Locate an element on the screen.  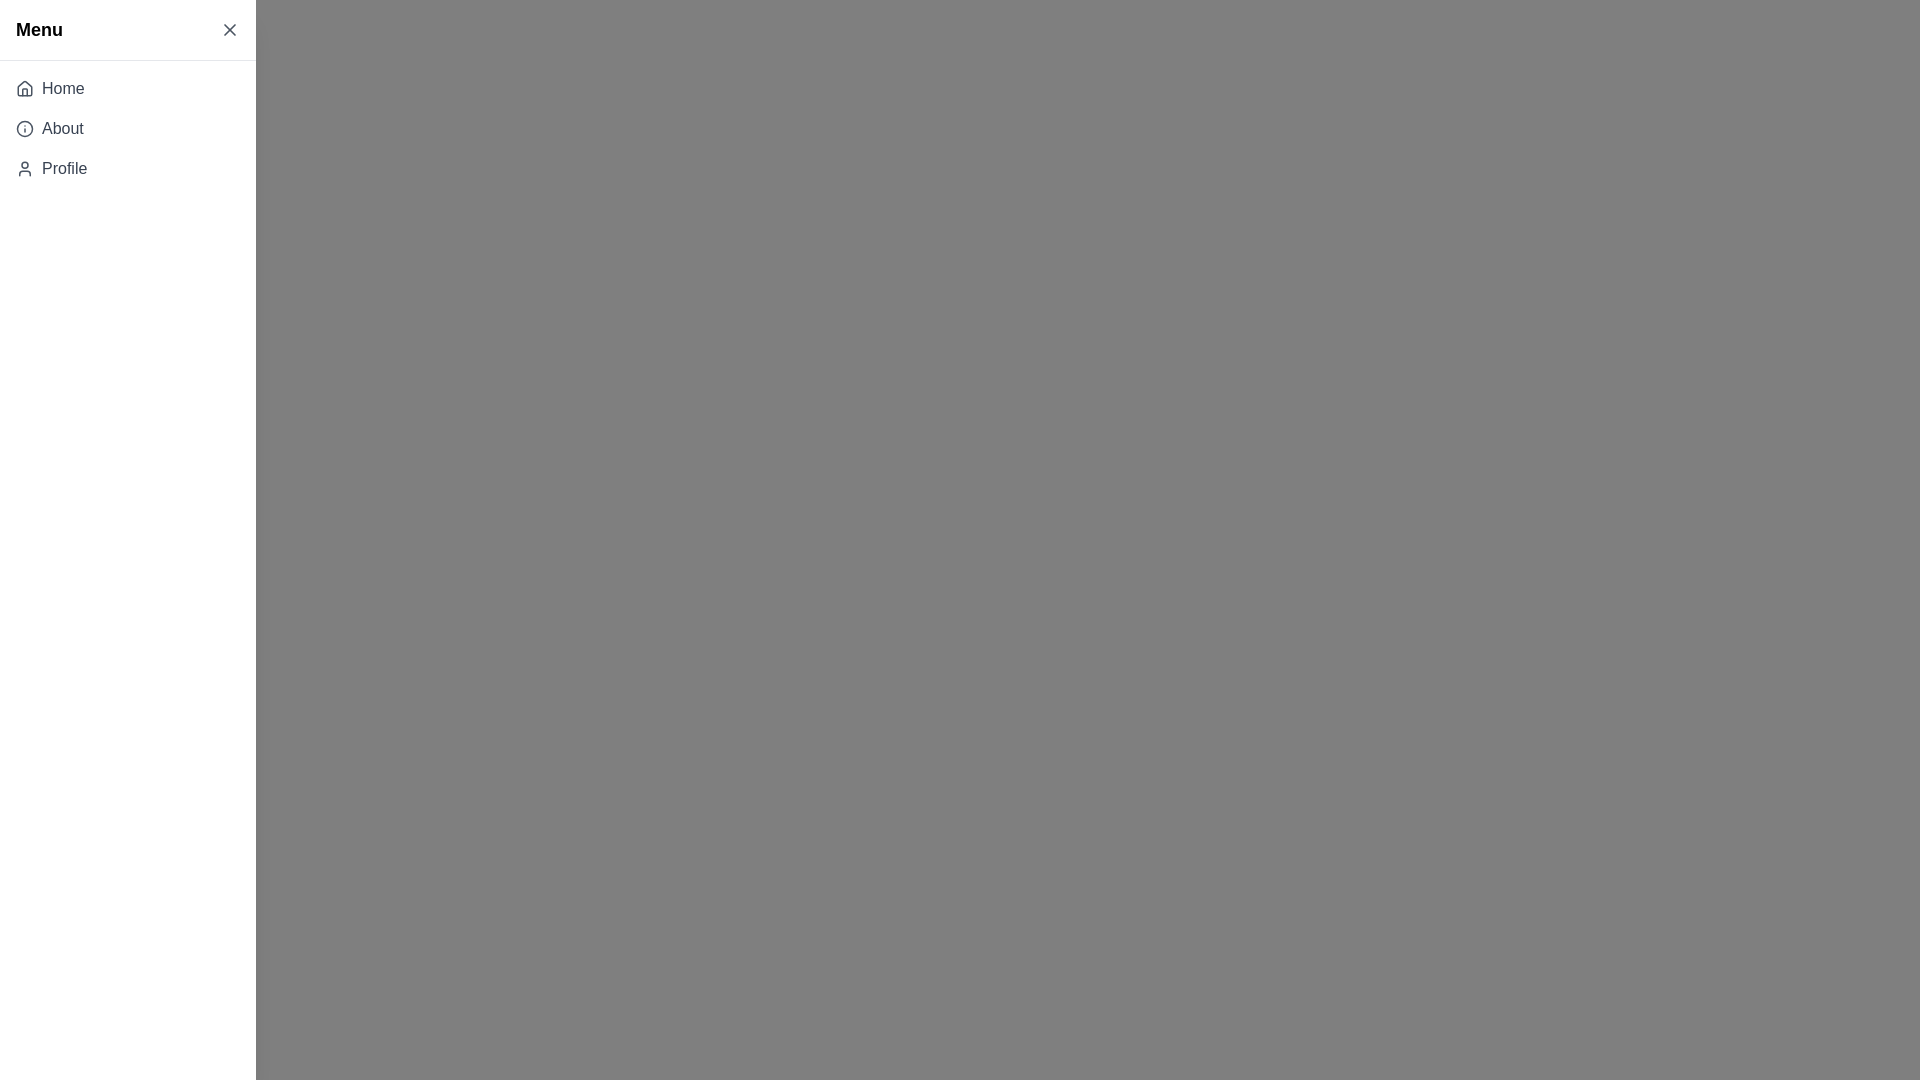
the third hyperlink in the vertical menu list located in the left sidebar is located at coordinates (64, 168).